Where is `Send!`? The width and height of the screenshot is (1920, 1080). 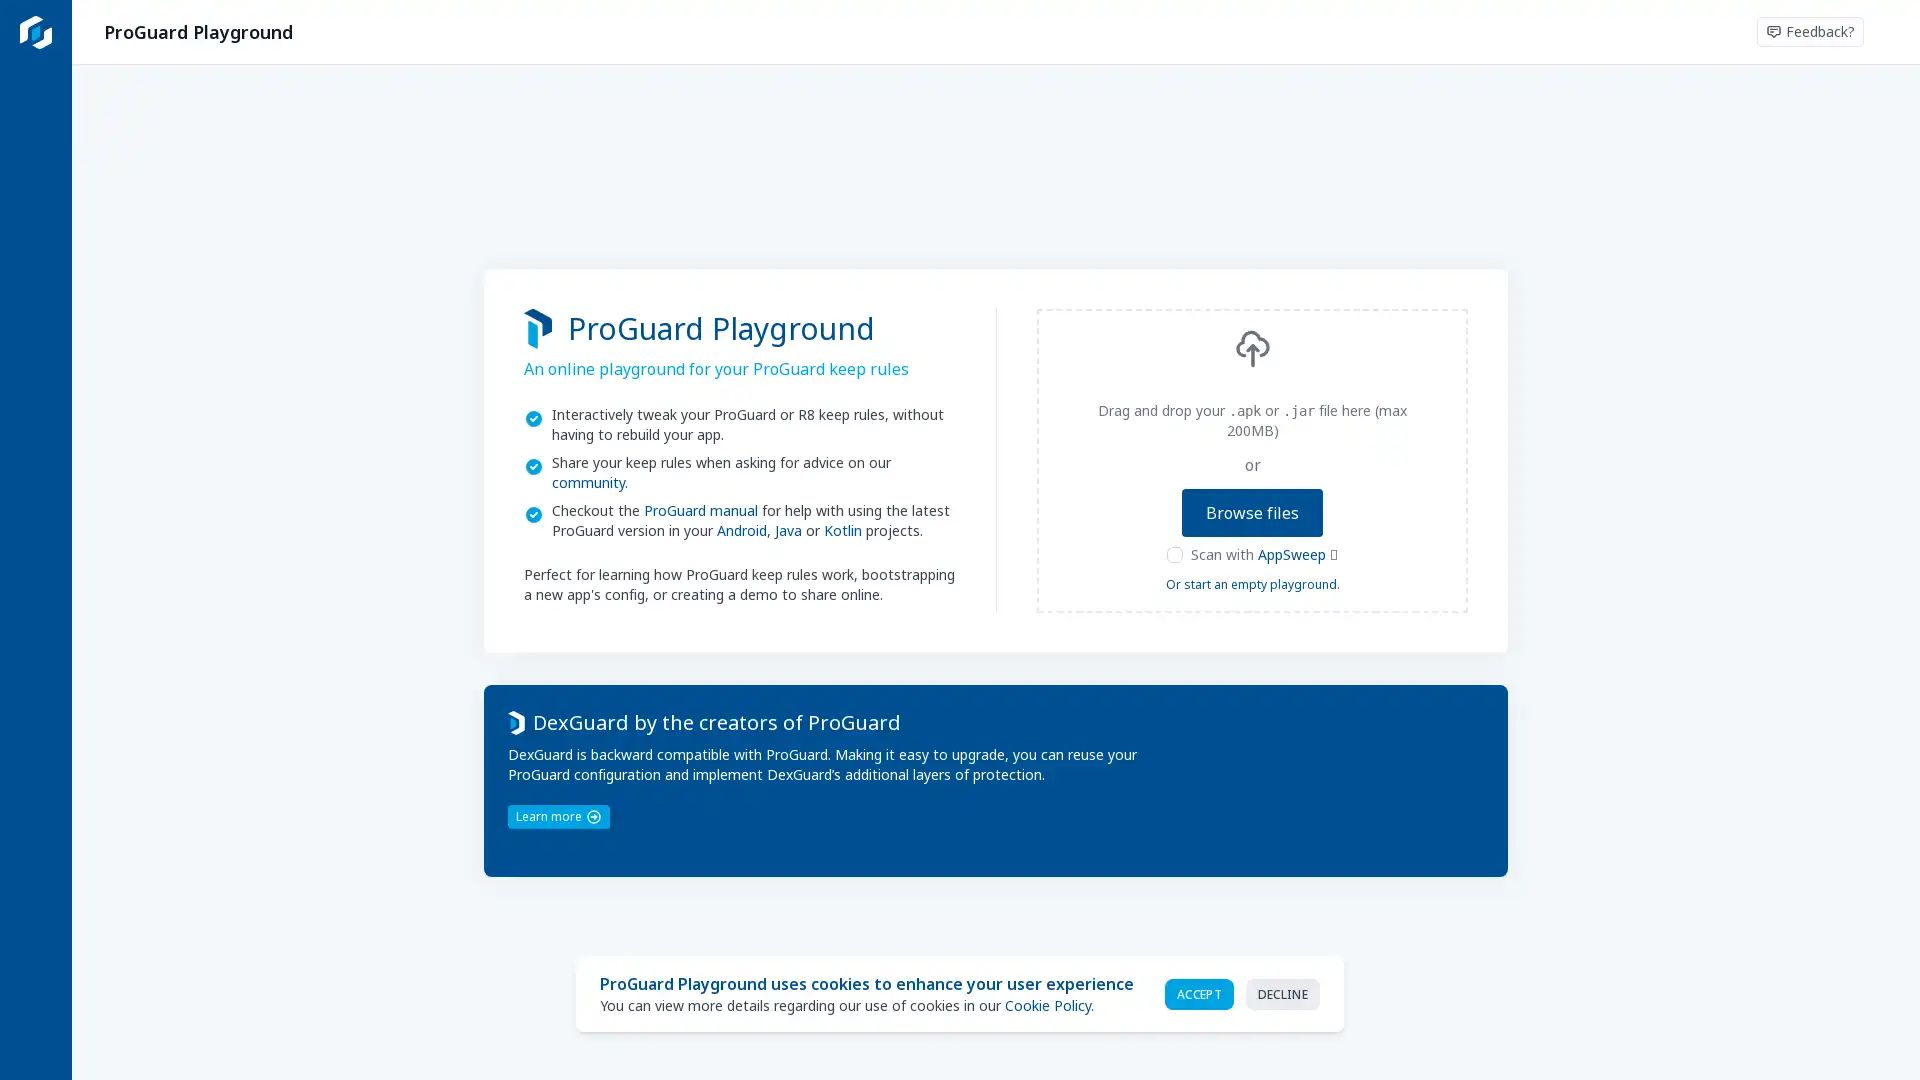 Send! is located at coordinates (1236, 712).